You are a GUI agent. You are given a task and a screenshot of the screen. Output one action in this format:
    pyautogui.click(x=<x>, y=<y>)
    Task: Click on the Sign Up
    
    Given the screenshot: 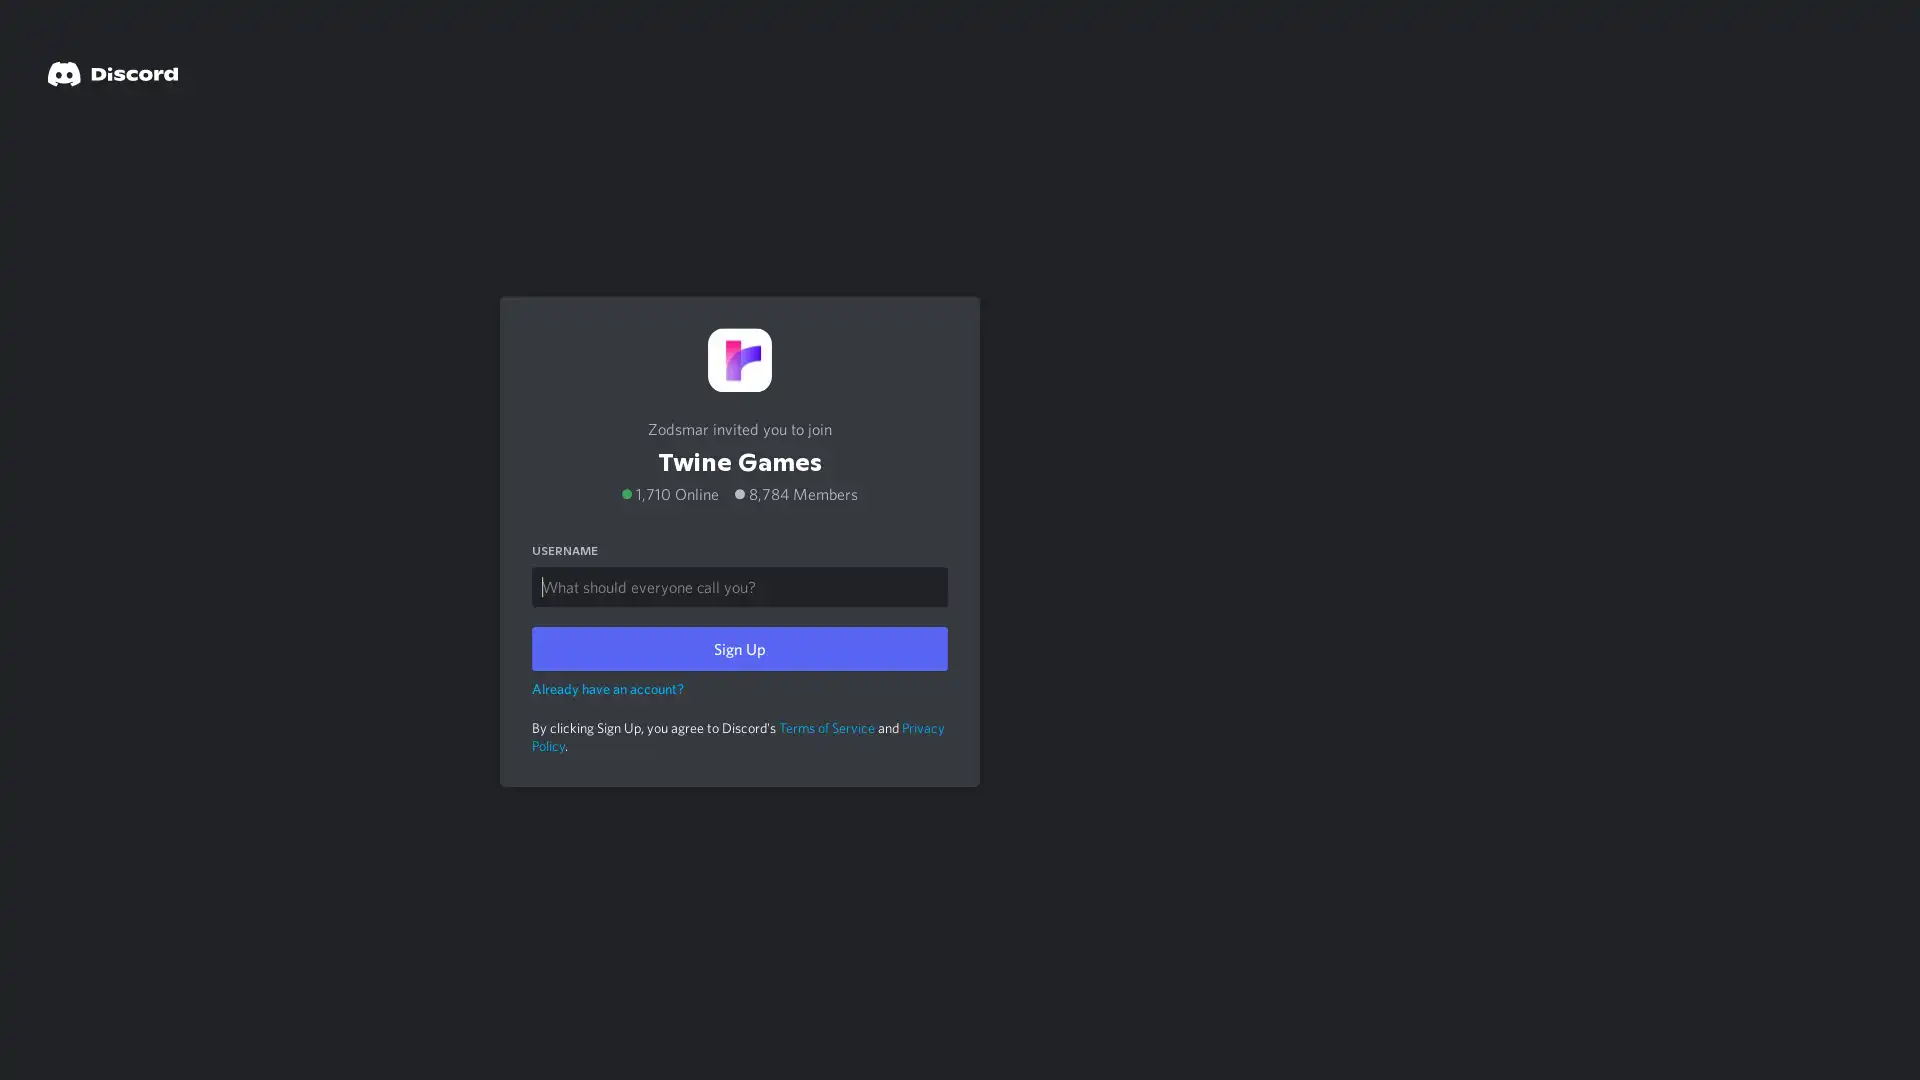 What is the action you would take?
    pyautogui.click(x=738, y=647)
    